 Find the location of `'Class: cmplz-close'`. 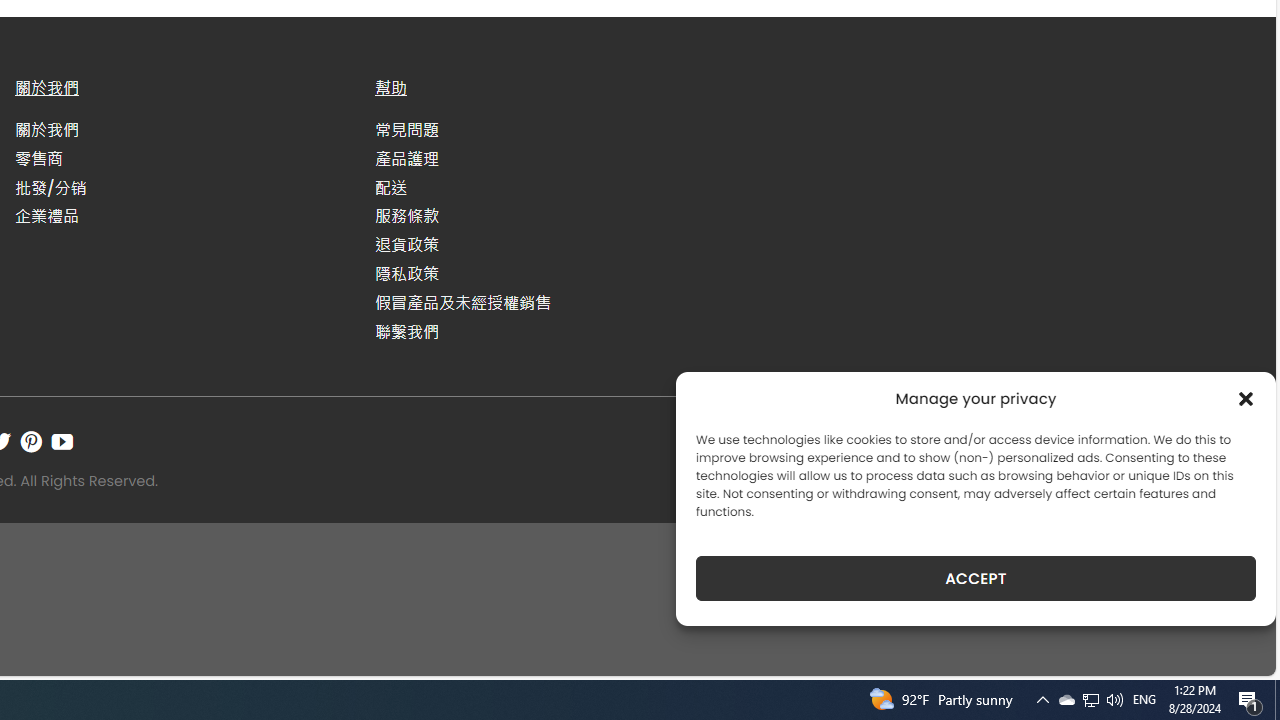

'Class: cmplz-close' is located at coordinates (1245, 398).